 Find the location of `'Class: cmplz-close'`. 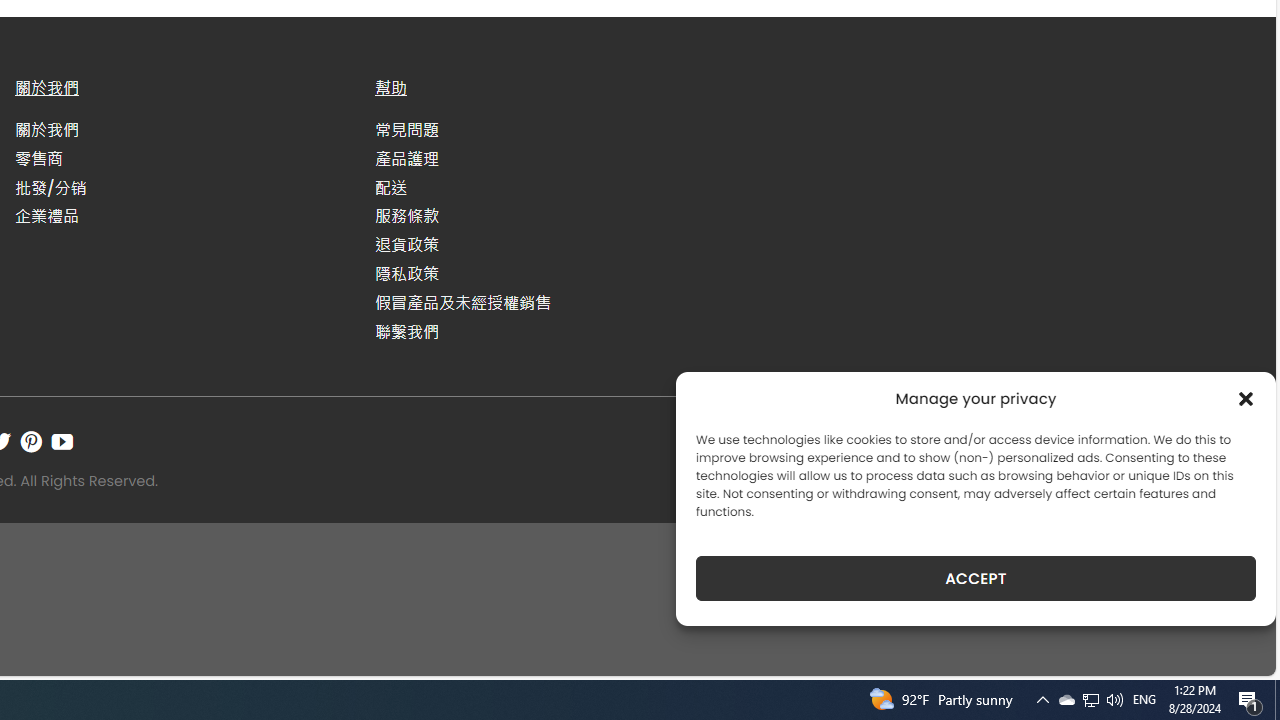

'Class: cmplz-close' is located at coordinates (1245, 398).